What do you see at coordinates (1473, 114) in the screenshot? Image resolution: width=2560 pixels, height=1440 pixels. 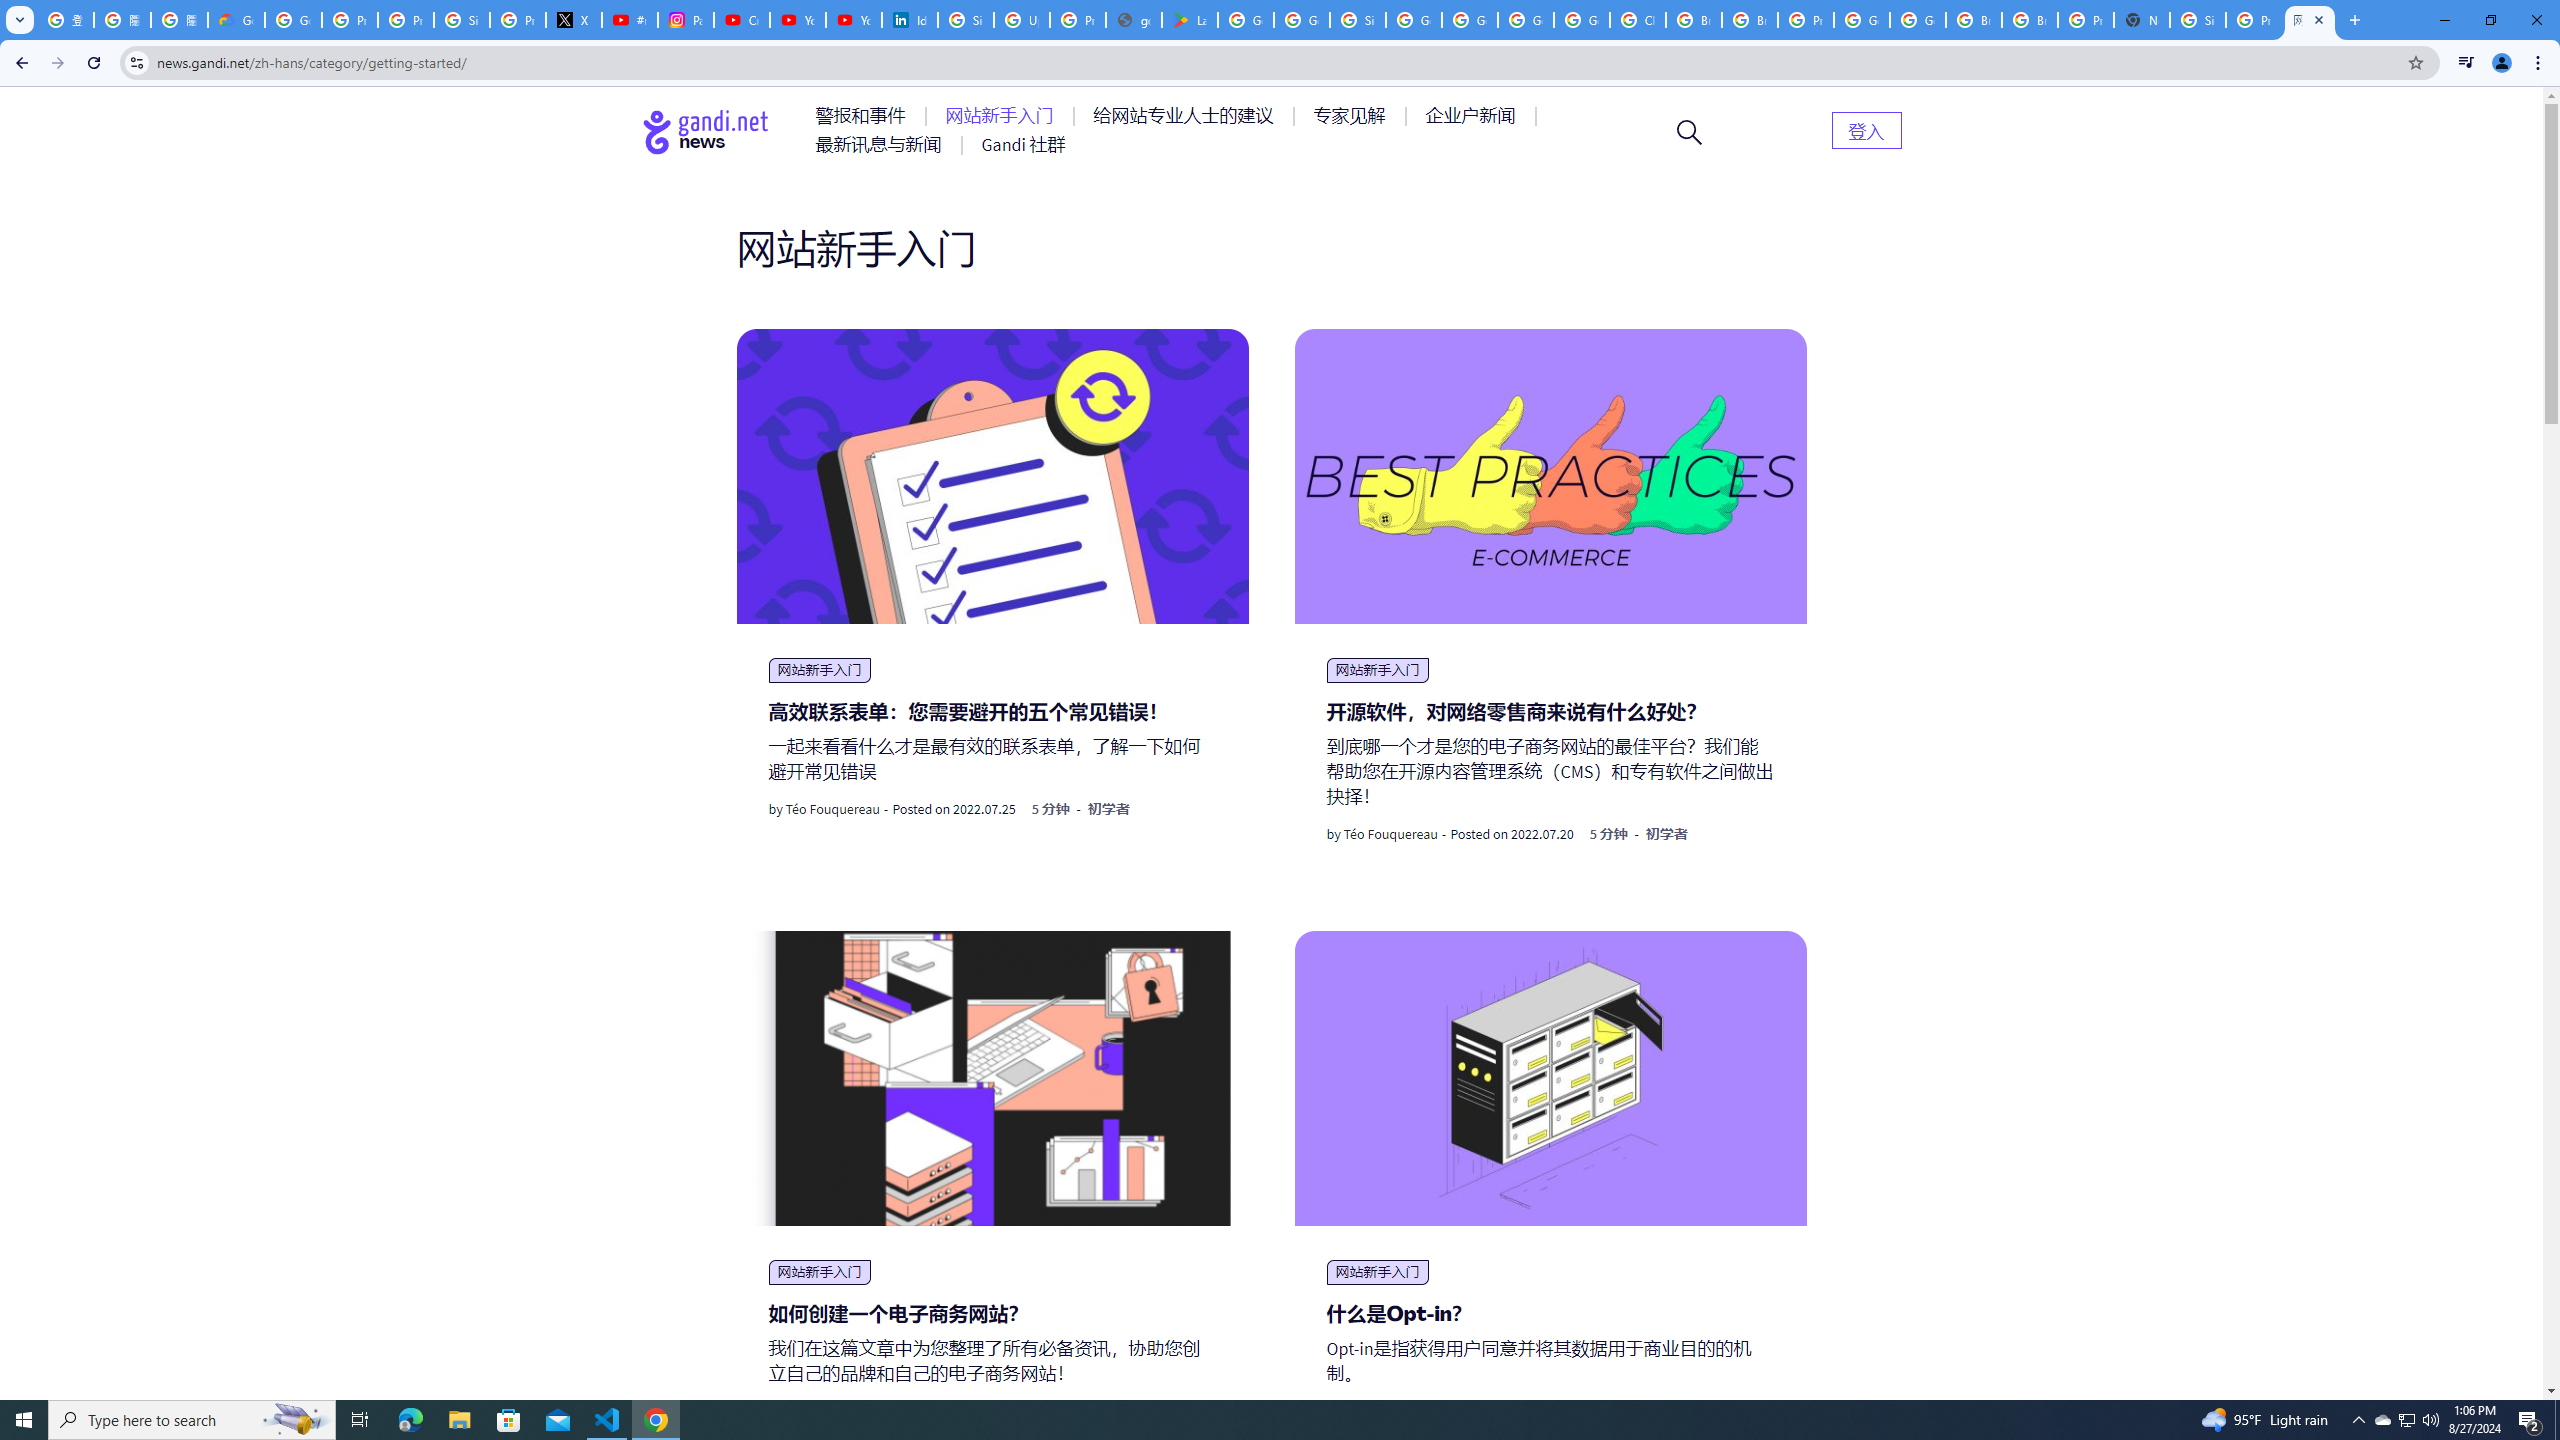 I see `'AutomationID: menu-item-77765'` at bounding box center [1473, 114].